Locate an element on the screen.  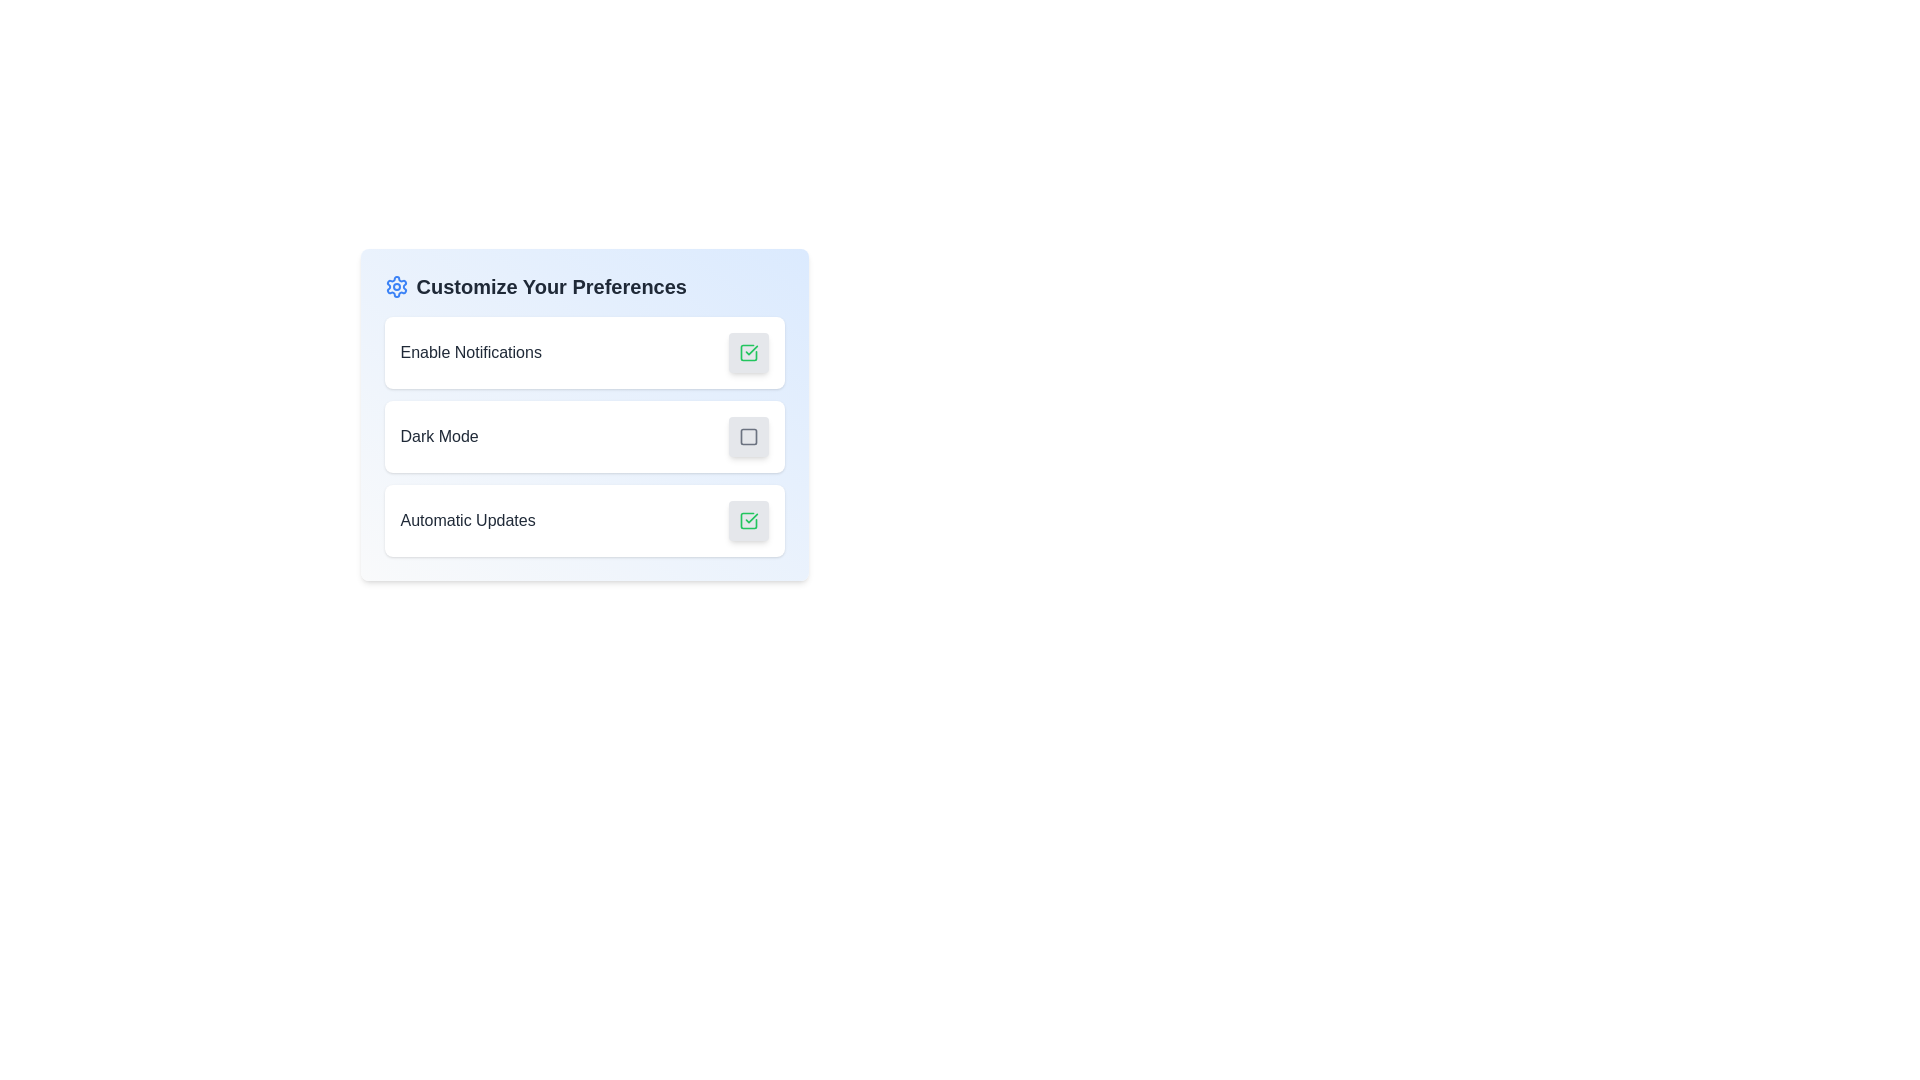
the blue cog-shaped settings icon located to the left of the text 'Customize Your Preferences' is located at coordinates (396, 286).